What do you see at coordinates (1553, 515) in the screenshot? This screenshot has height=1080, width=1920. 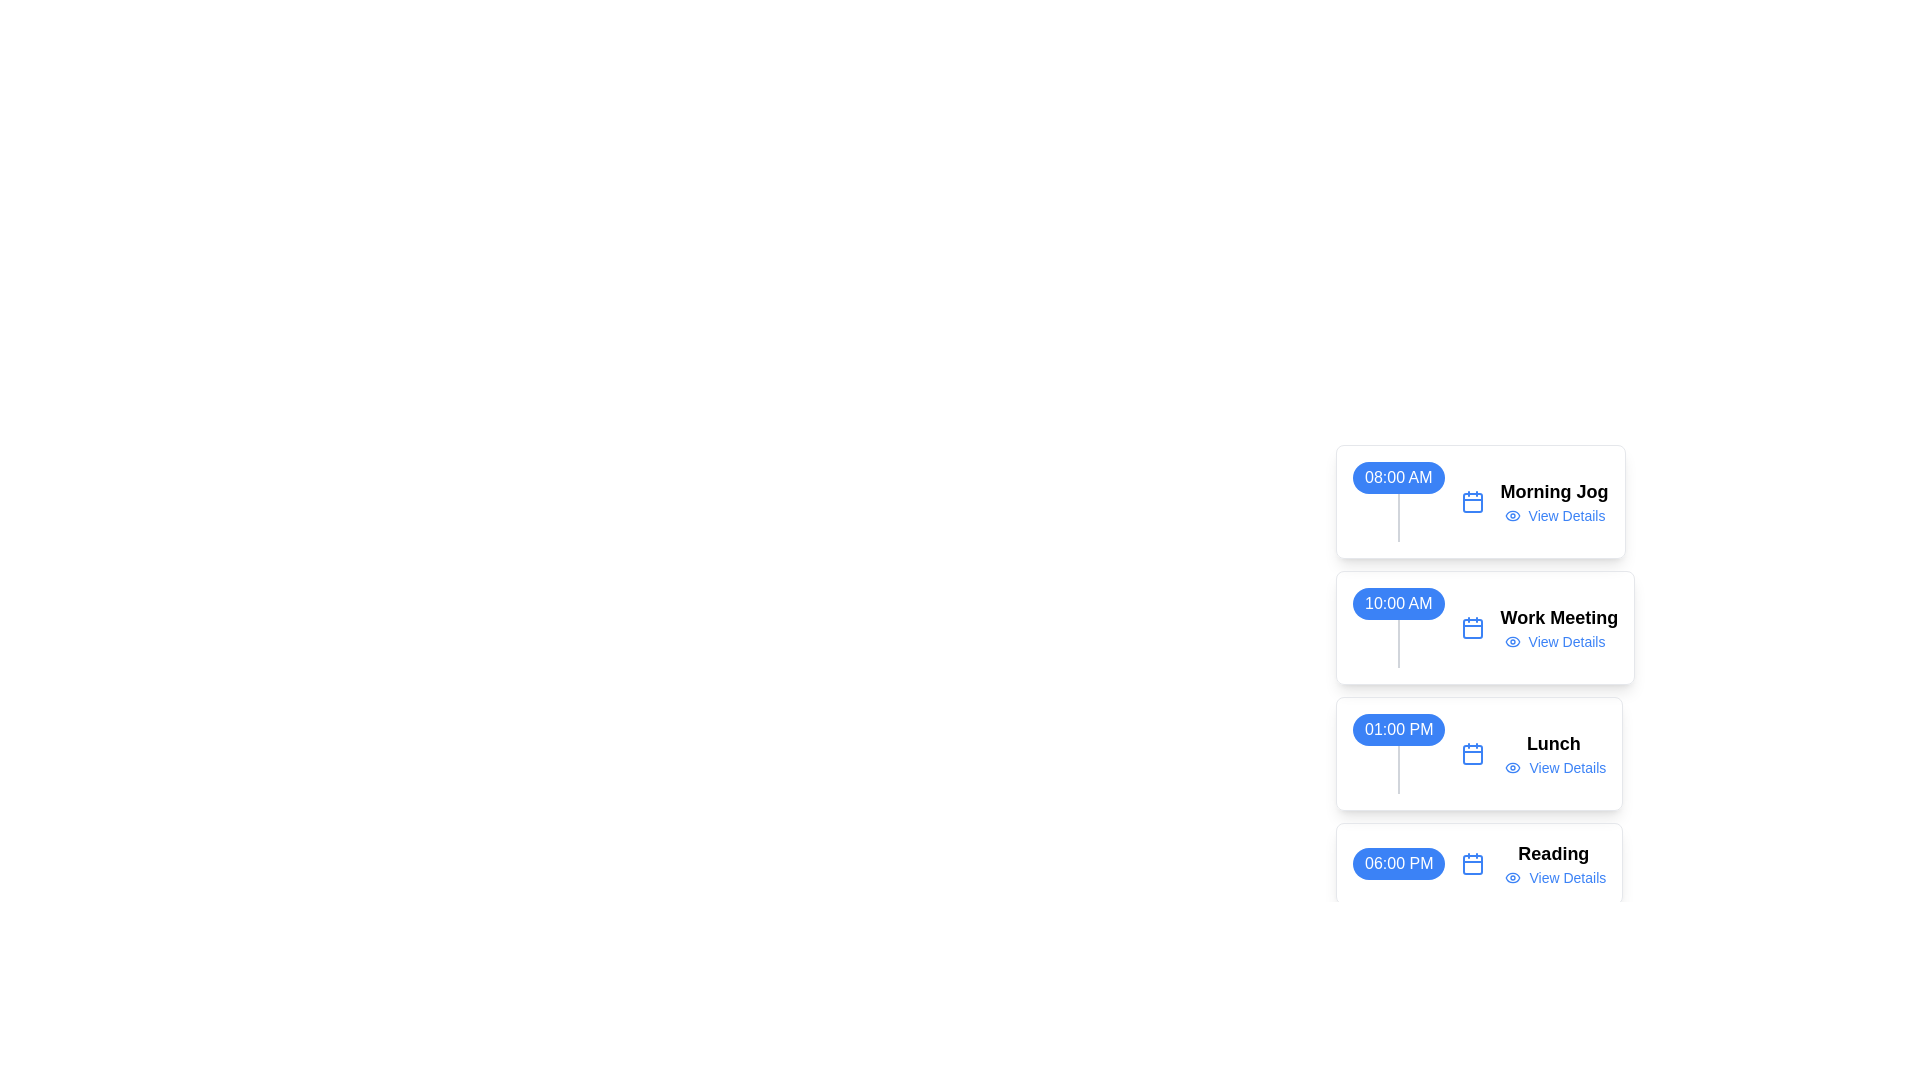 I see `the hyperlink with an icon located below the 'Morning Jog' text` at bounding box center [1553, 515].